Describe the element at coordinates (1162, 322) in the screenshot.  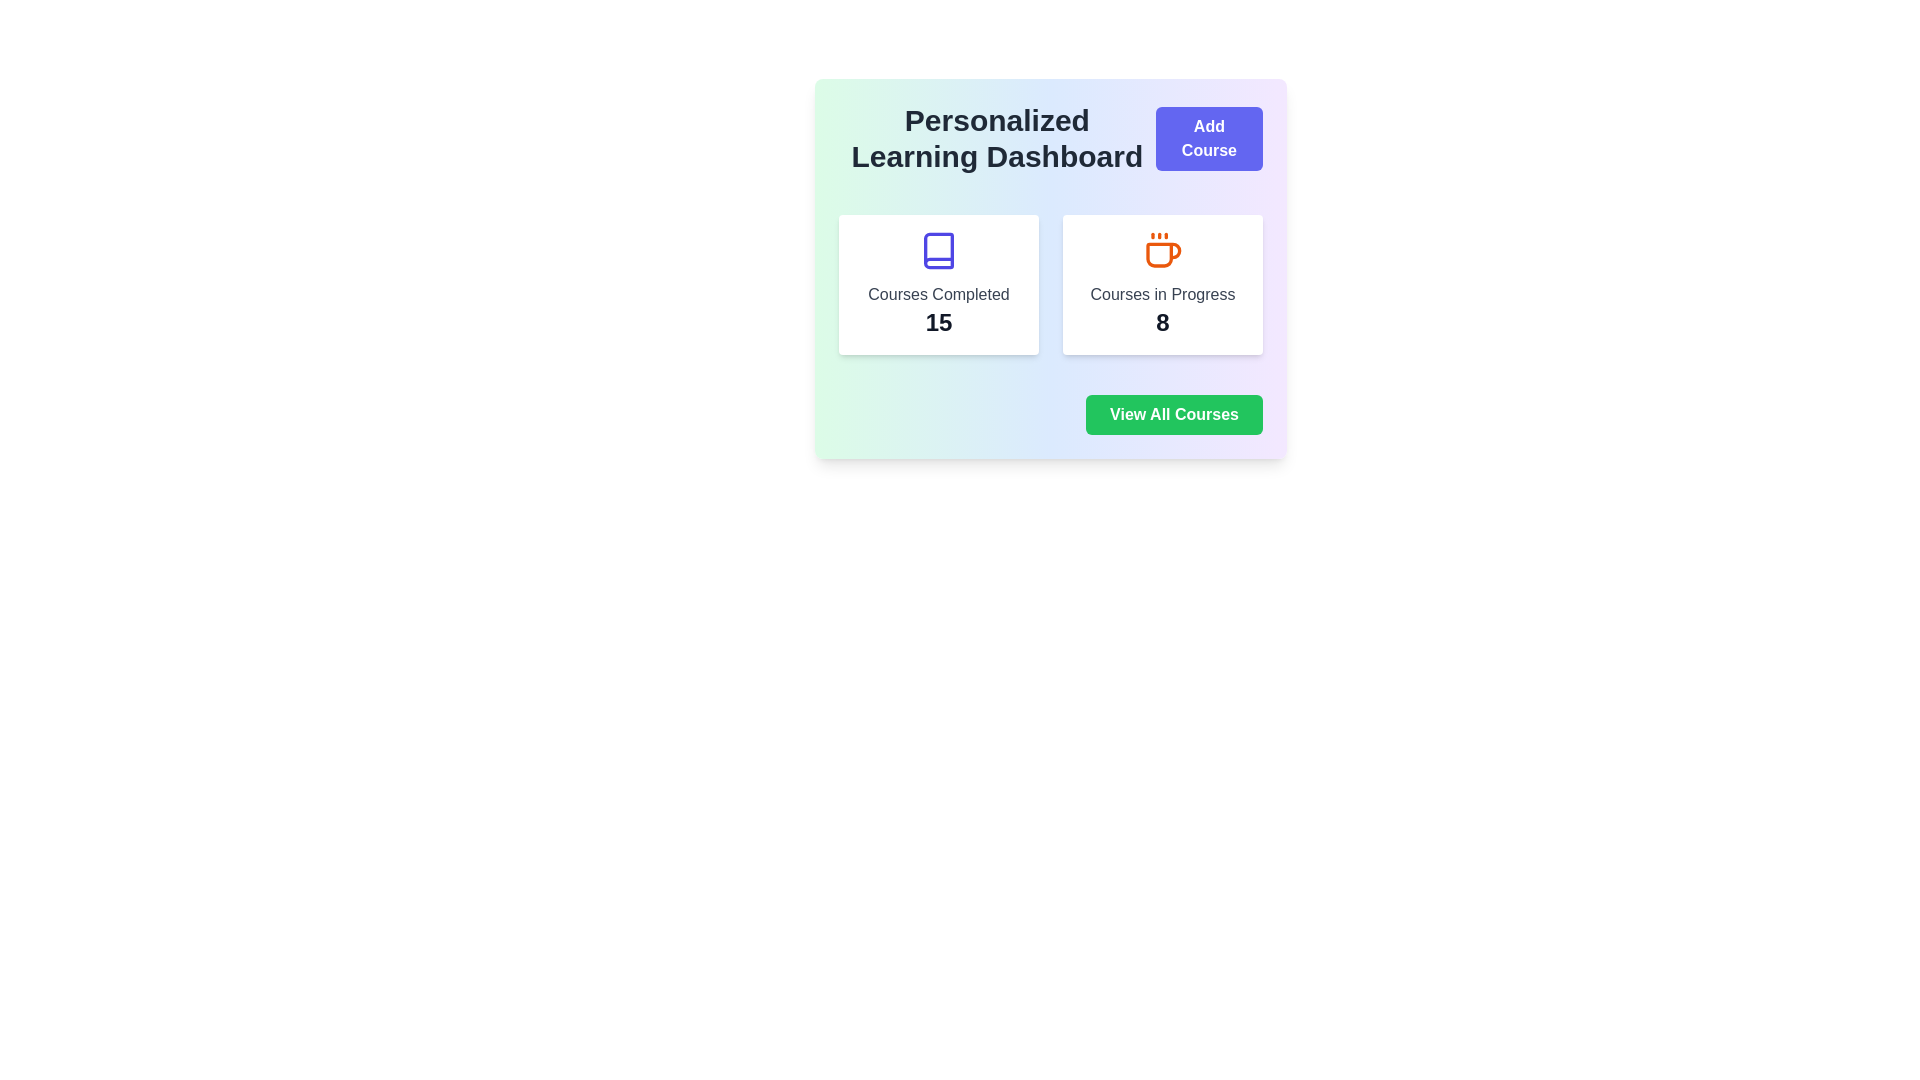
I see `the bold, large numeric '8' in black color, which is located beneath the text 'Courses in Progress' within the card` at that location.